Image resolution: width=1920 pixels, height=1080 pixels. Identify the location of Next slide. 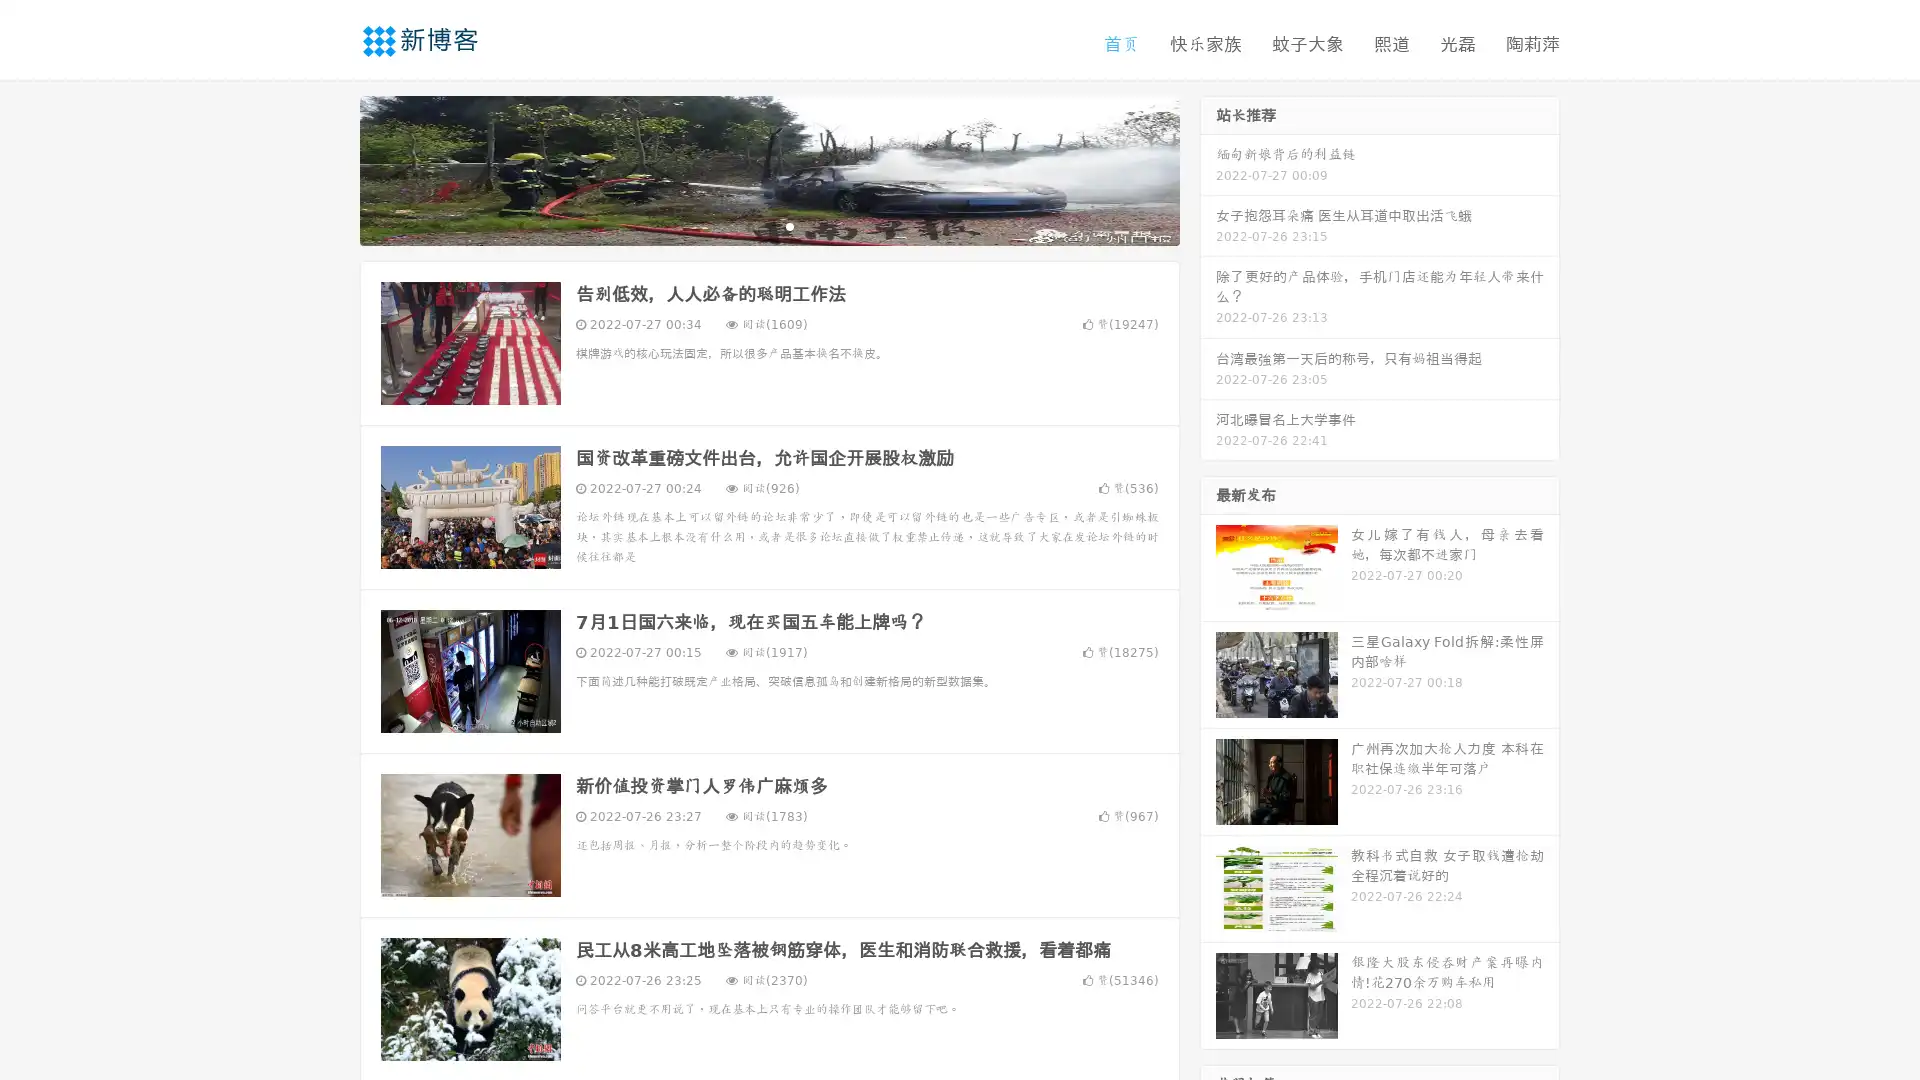
(1208, 168).